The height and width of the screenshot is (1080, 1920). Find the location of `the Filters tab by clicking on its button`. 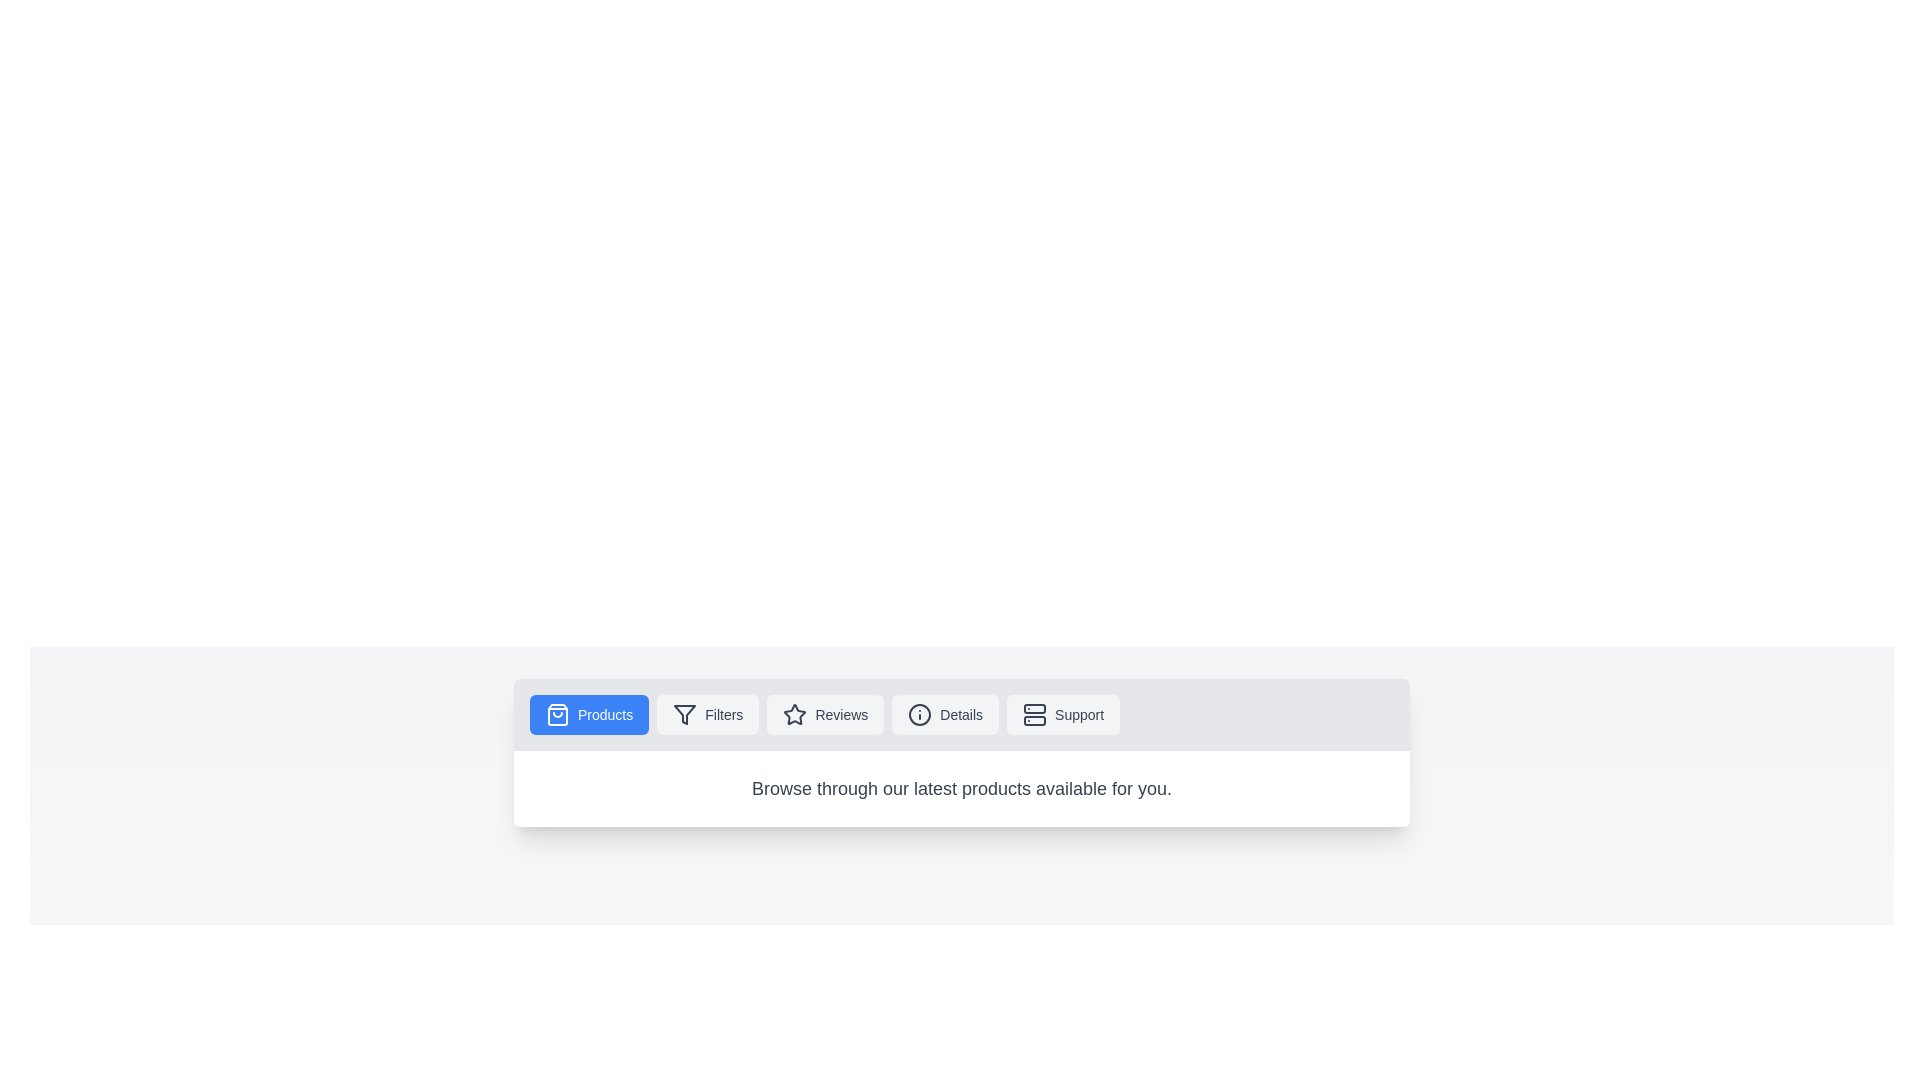

the Filters tab by clicking on its button is located at coordinates (708, 713).